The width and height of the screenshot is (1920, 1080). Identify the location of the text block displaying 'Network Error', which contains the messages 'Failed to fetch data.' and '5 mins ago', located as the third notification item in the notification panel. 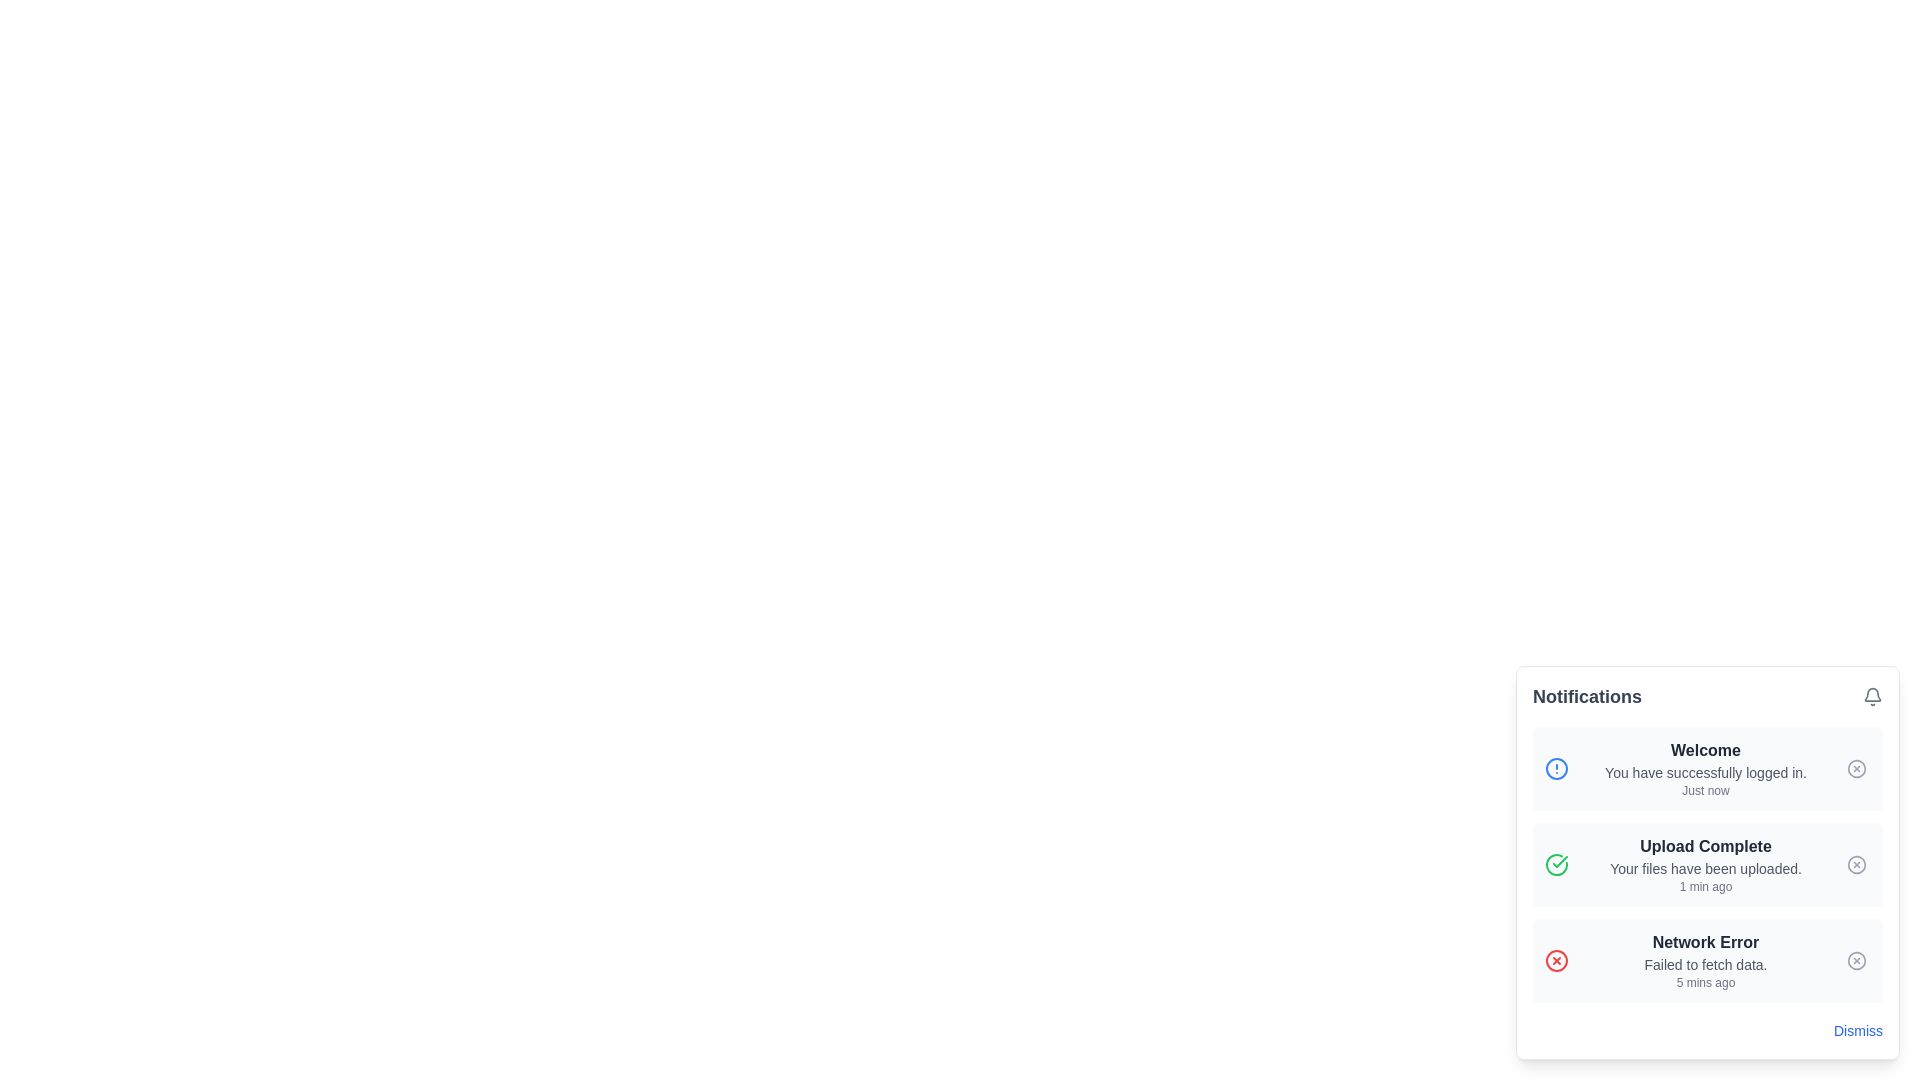
(1704, 959).